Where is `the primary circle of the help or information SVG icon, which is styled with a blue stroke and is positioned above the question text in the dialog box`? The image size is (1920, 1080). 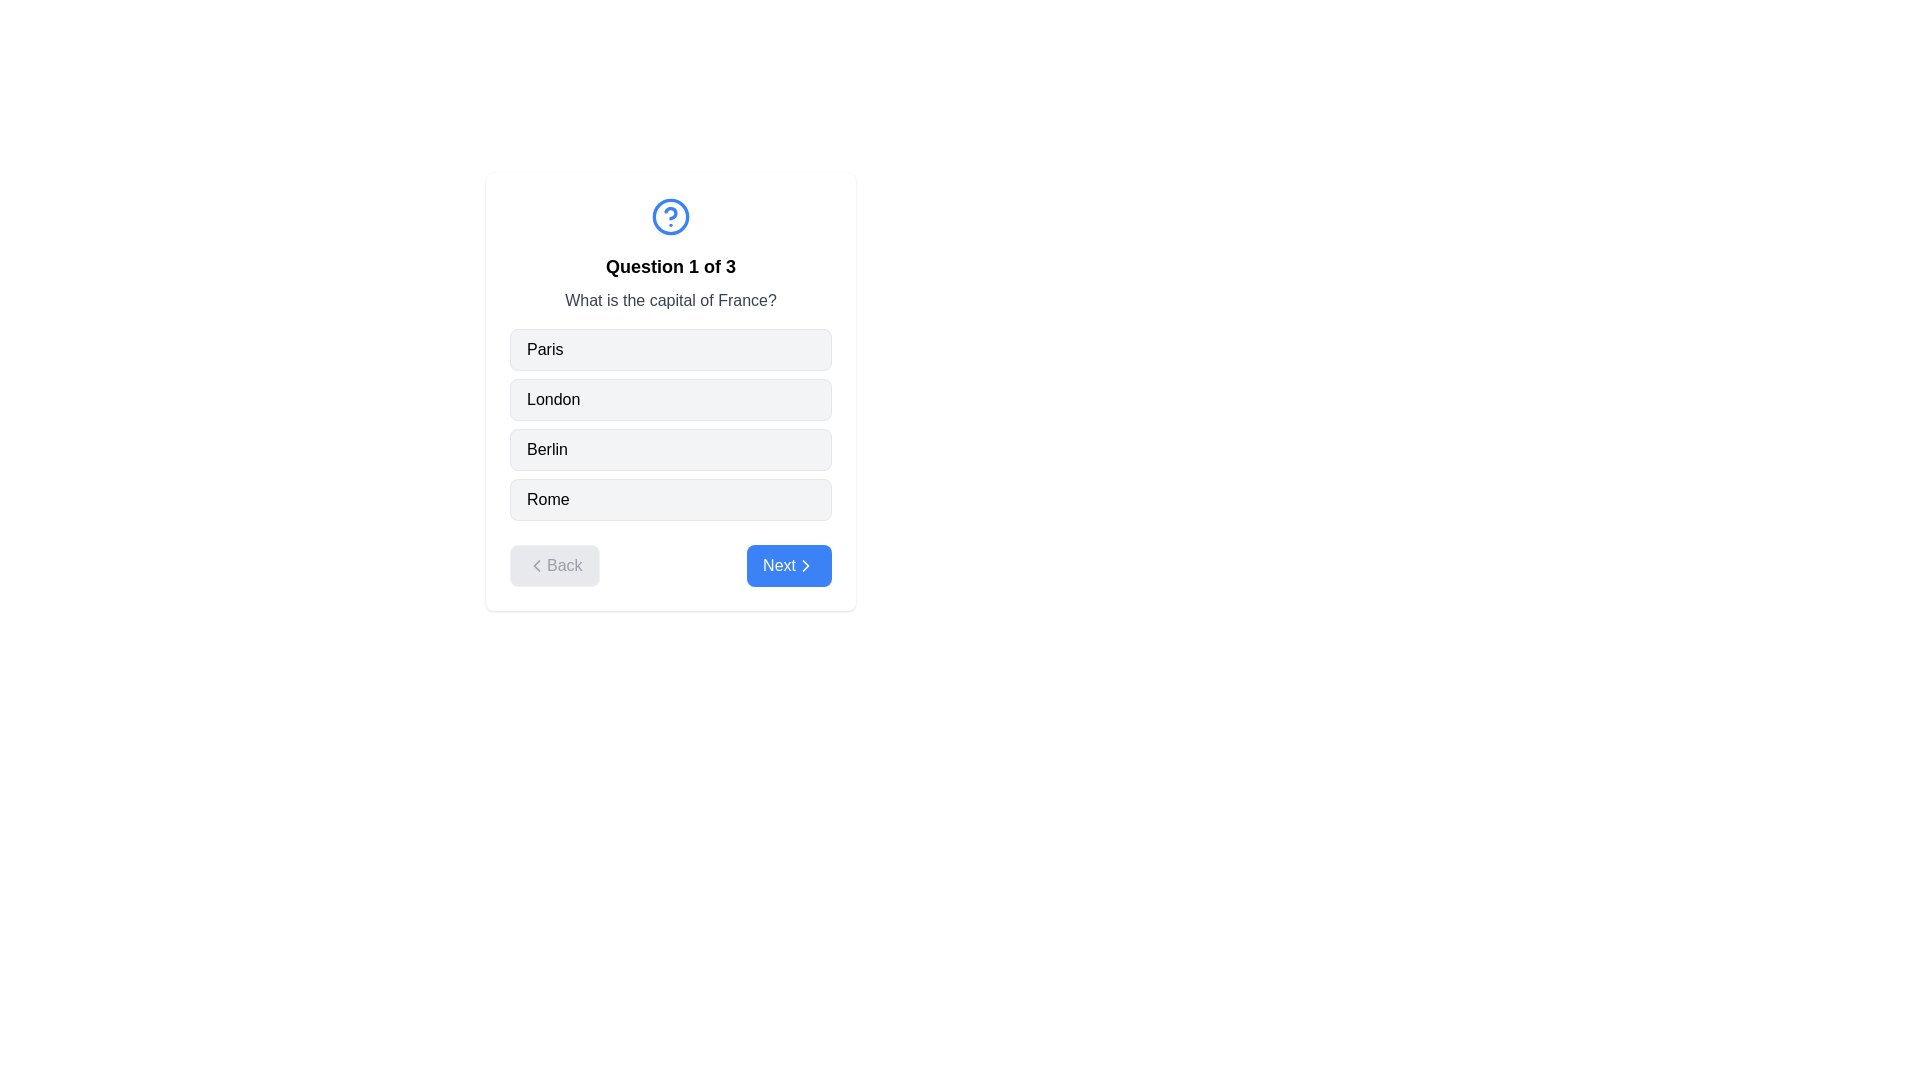
the primary circle of the help or information SVG icon, which is styled with a blue stroke and is positioned above the question text in the dialog box is located at coordinates (671, 216).